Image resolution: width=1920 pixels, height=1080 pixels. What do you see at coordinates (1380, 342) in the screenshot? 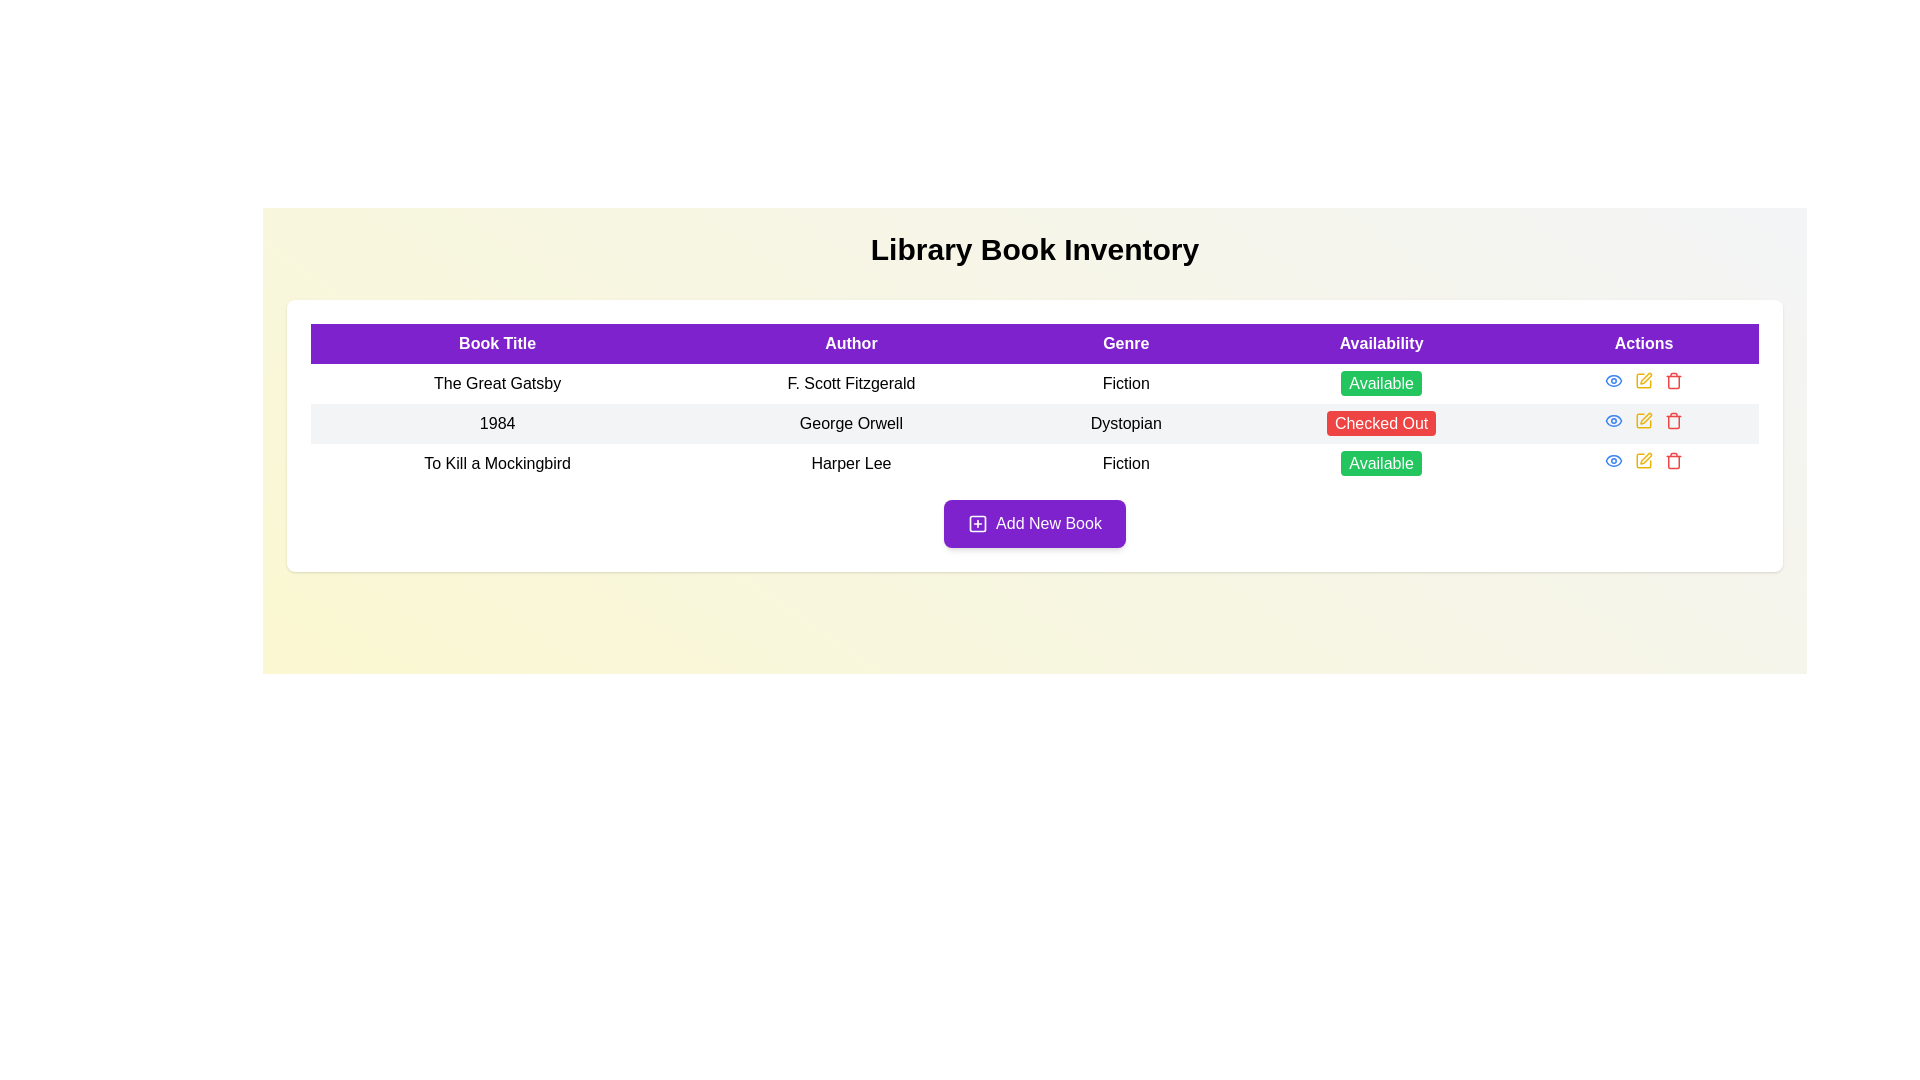
I see `text from the horizontally rectangular Text Label with a purple background and white text that displays 'Availability', located in the header row of a table between the 'Genre' and 'Actions' columns` at bounding box center [1380, 342].